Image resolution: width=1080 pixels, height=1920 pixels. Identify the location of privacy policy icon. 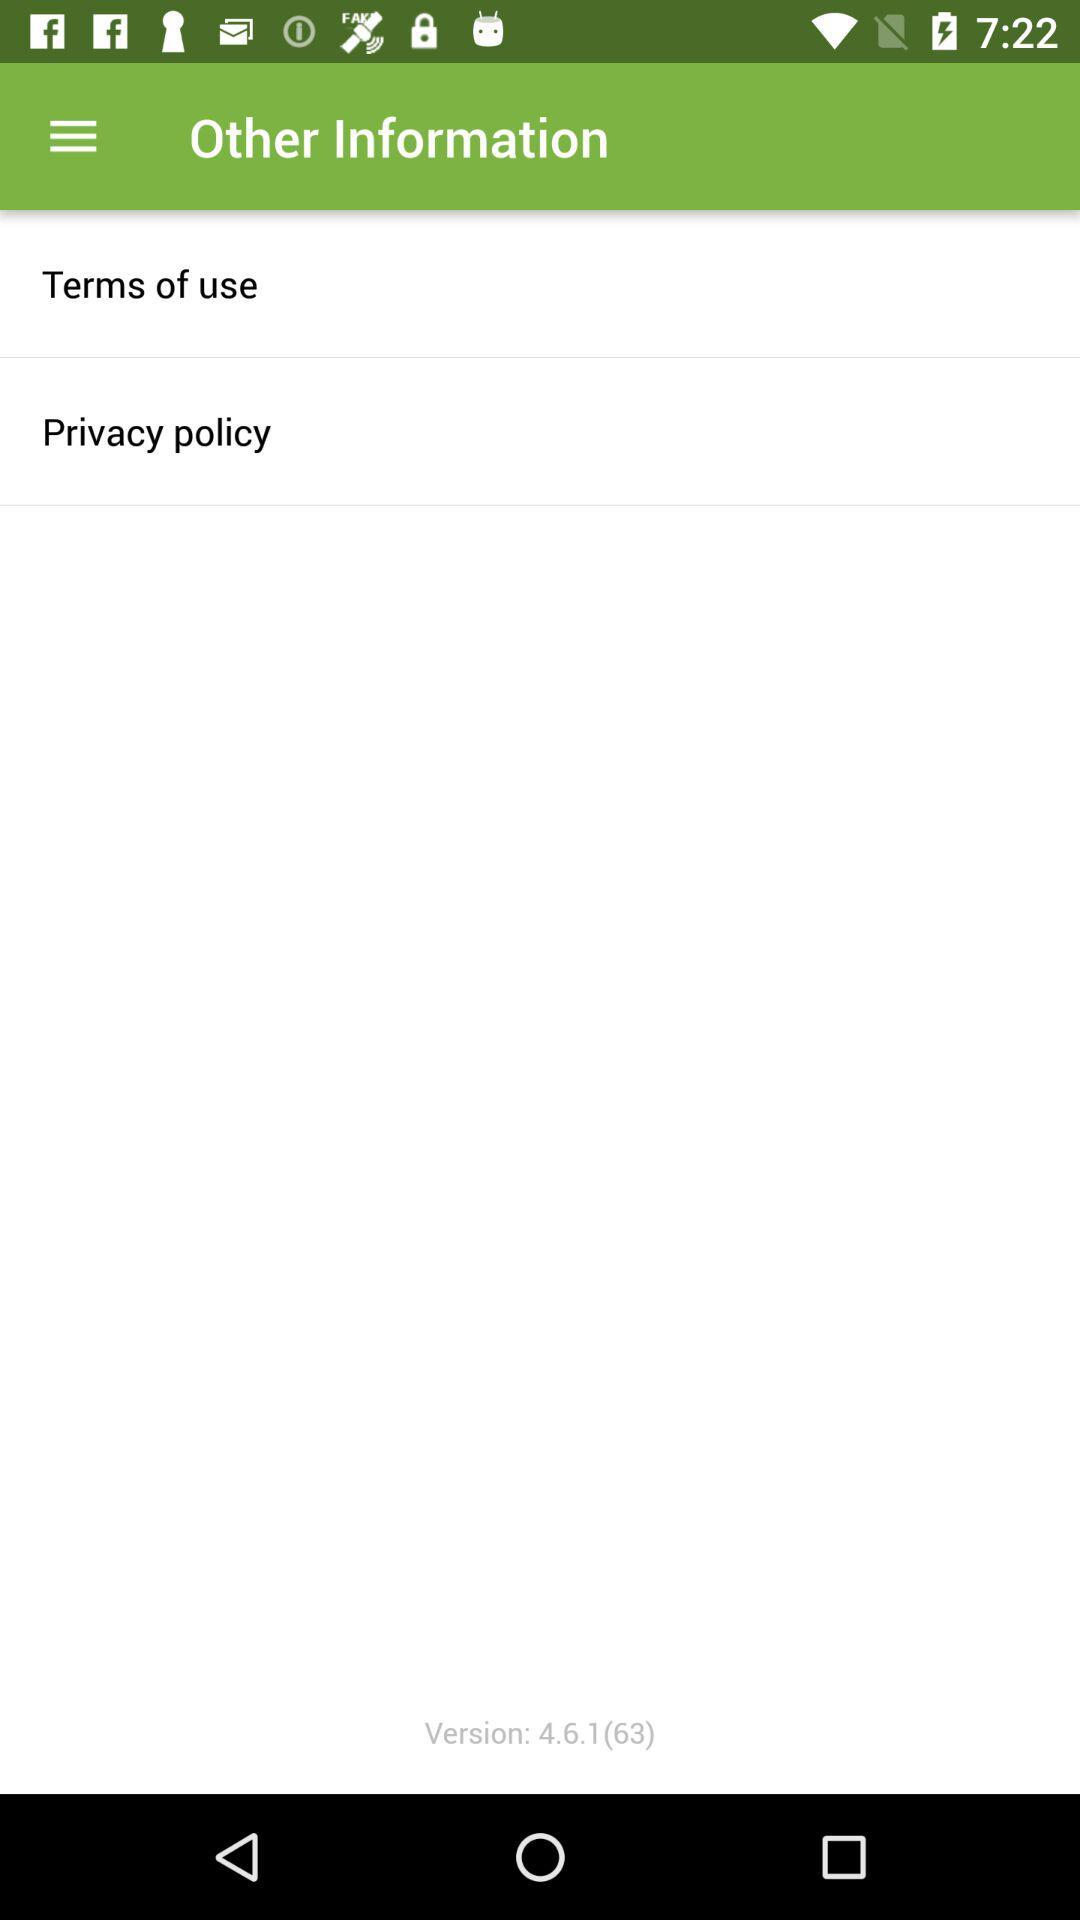
(540, 430).